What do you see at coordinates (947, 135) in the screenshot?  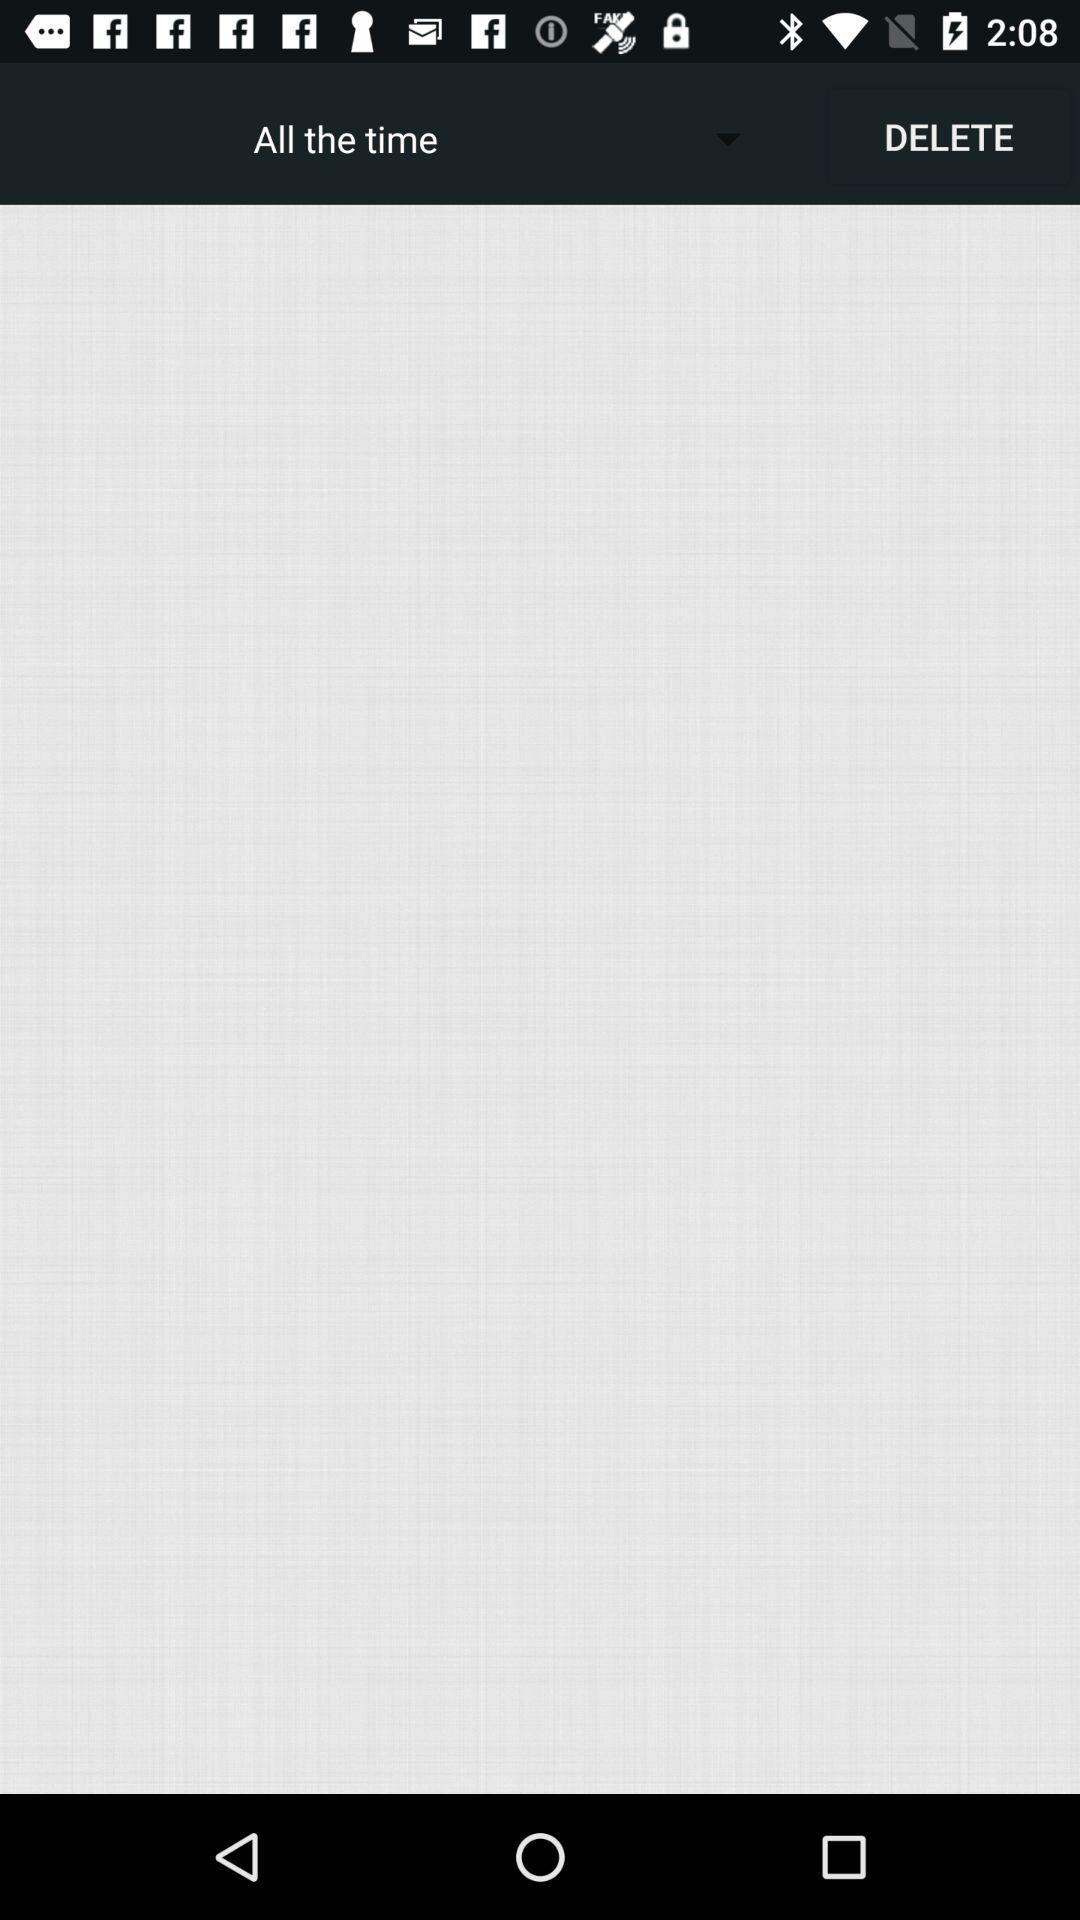 I see `the delete icon` at bounding box center [947, 135].